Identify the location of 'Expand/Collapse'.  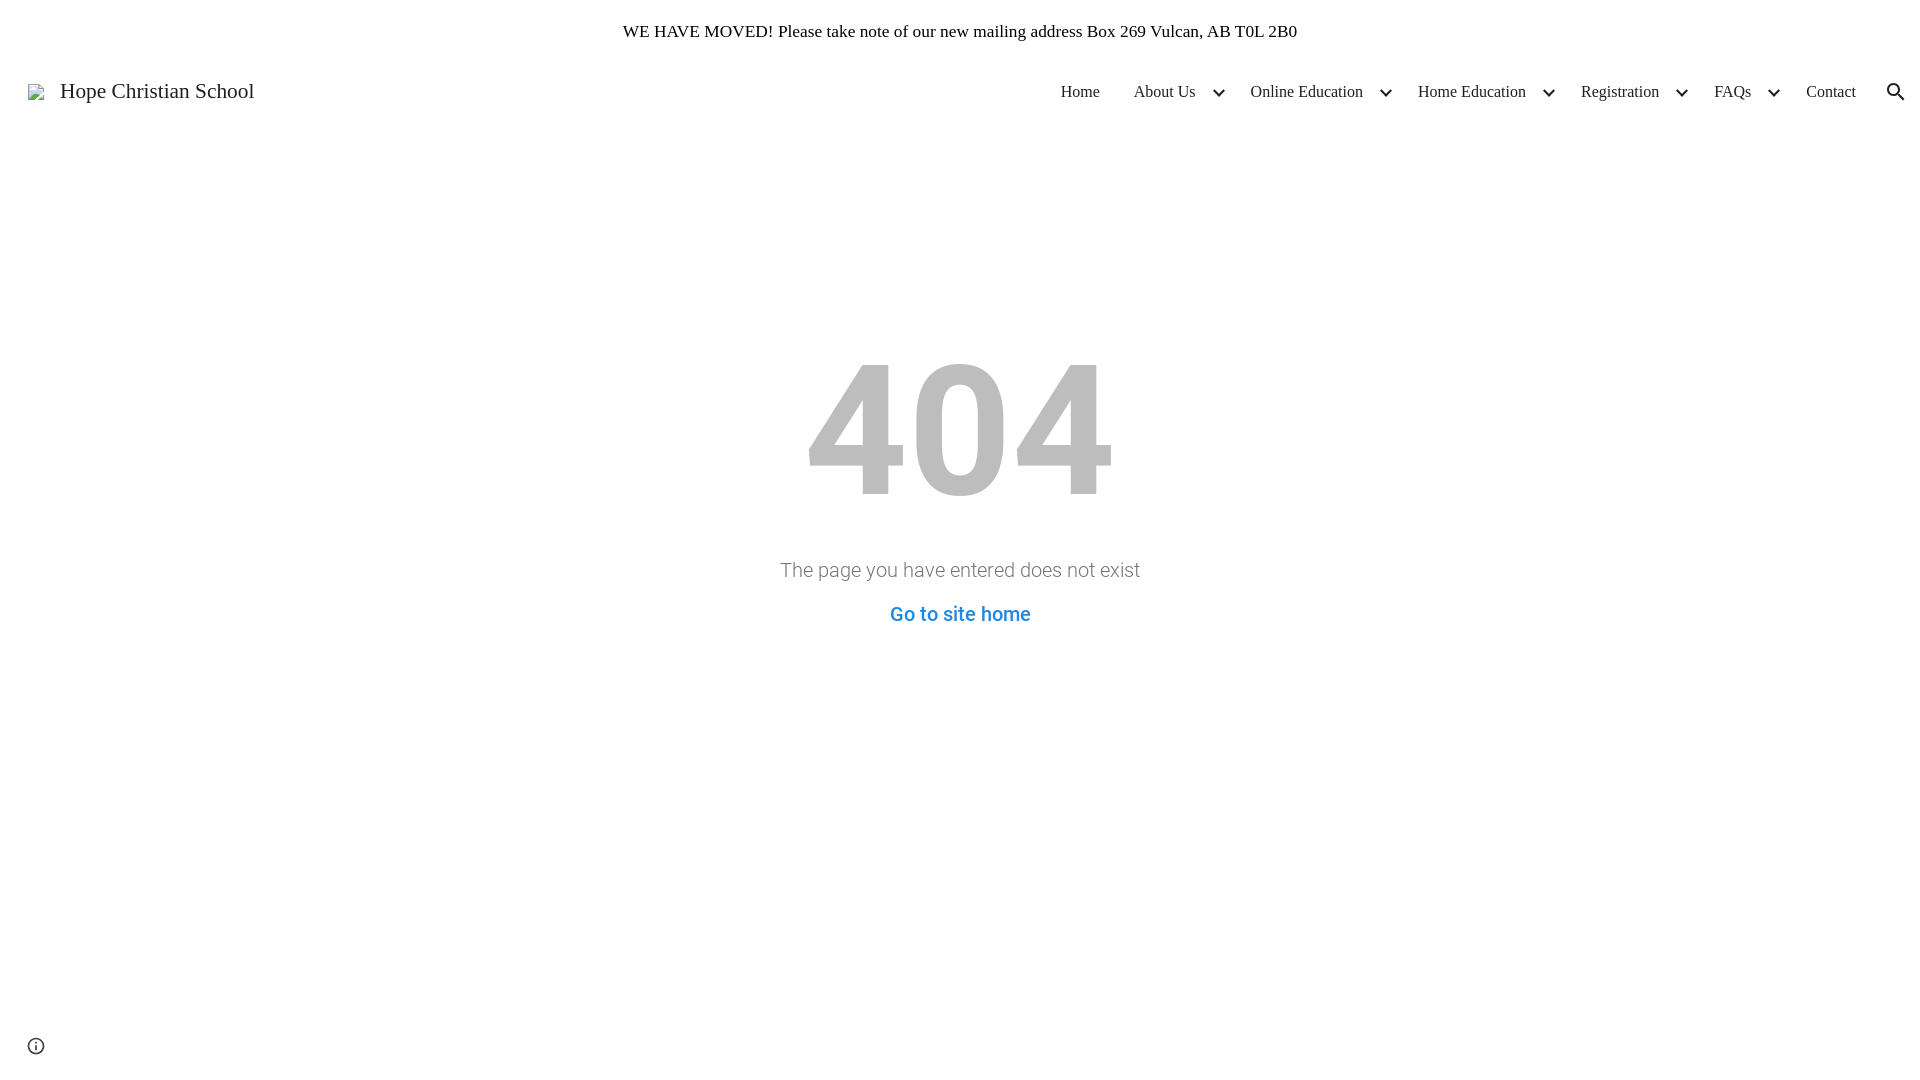
(1217, 92).